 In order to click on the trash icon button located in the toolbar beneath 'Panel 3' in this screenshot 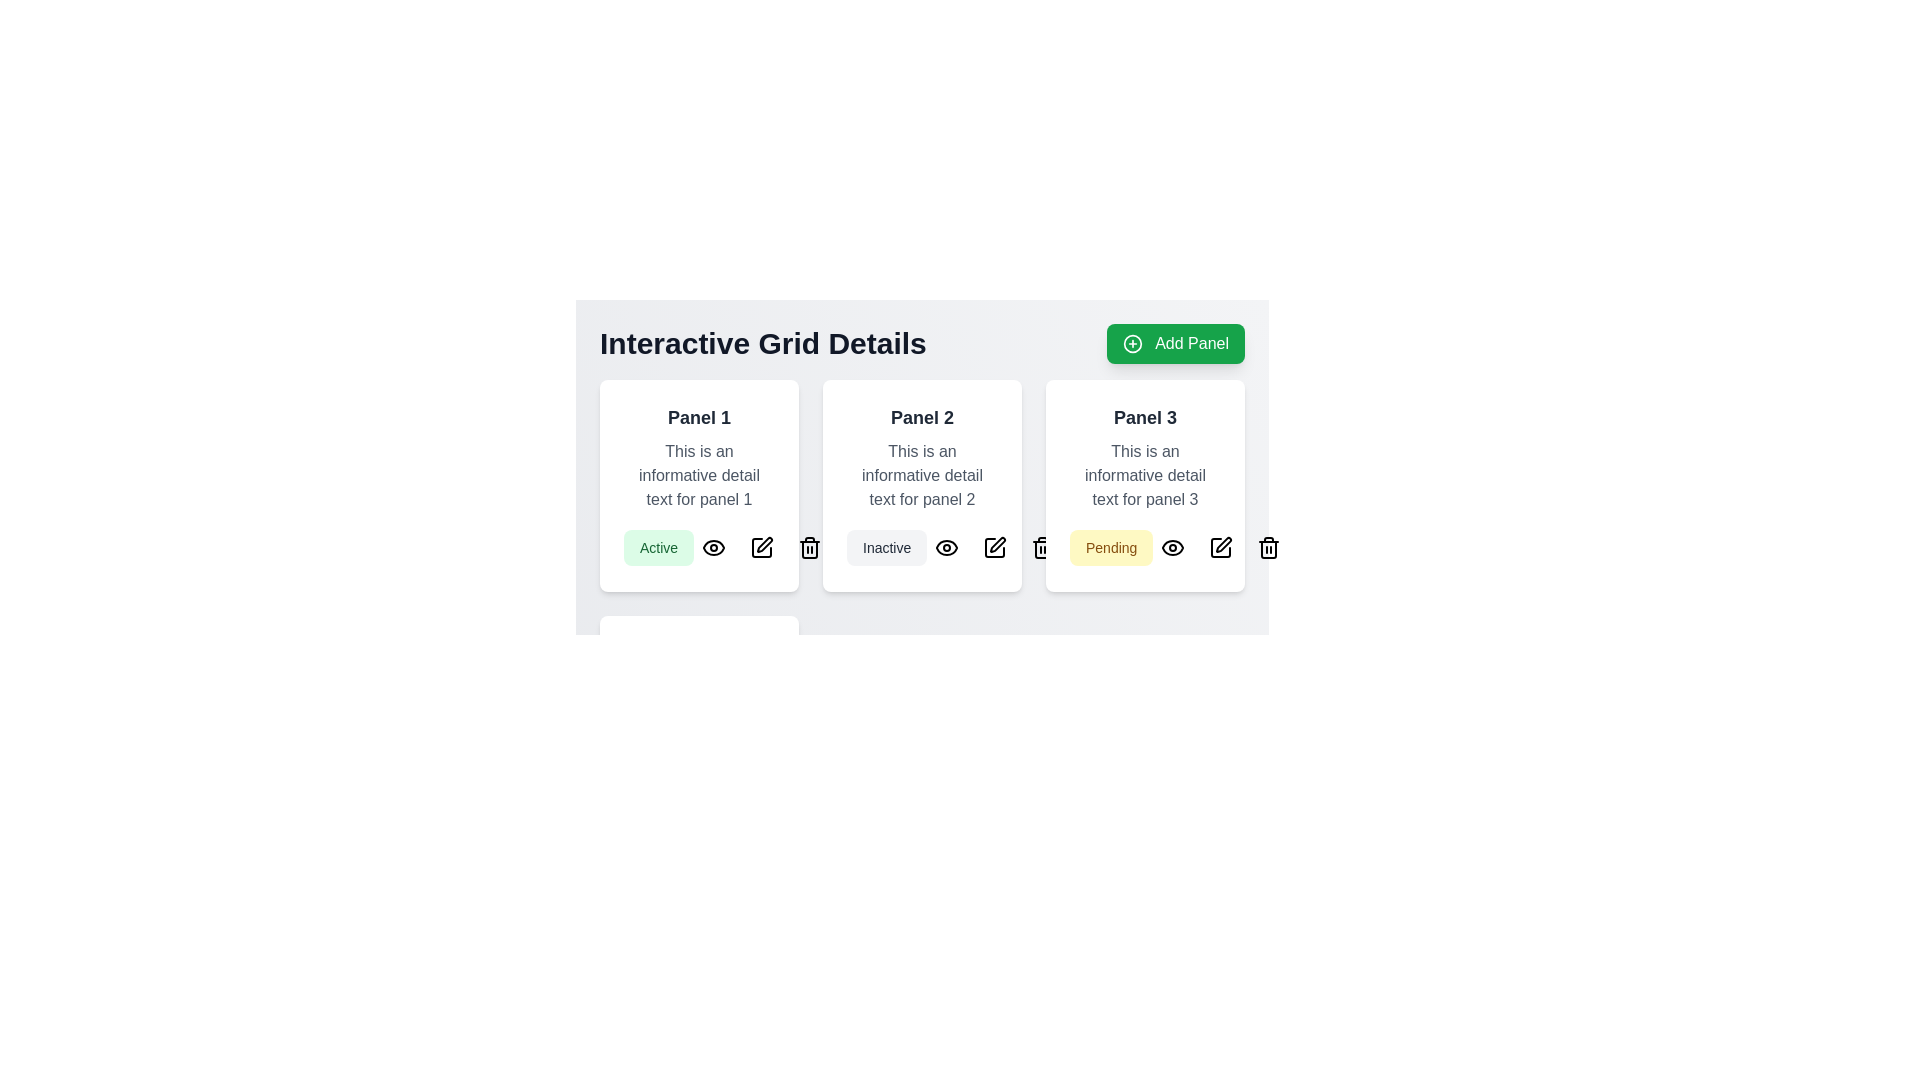, I will do `click(1042, 547)`.